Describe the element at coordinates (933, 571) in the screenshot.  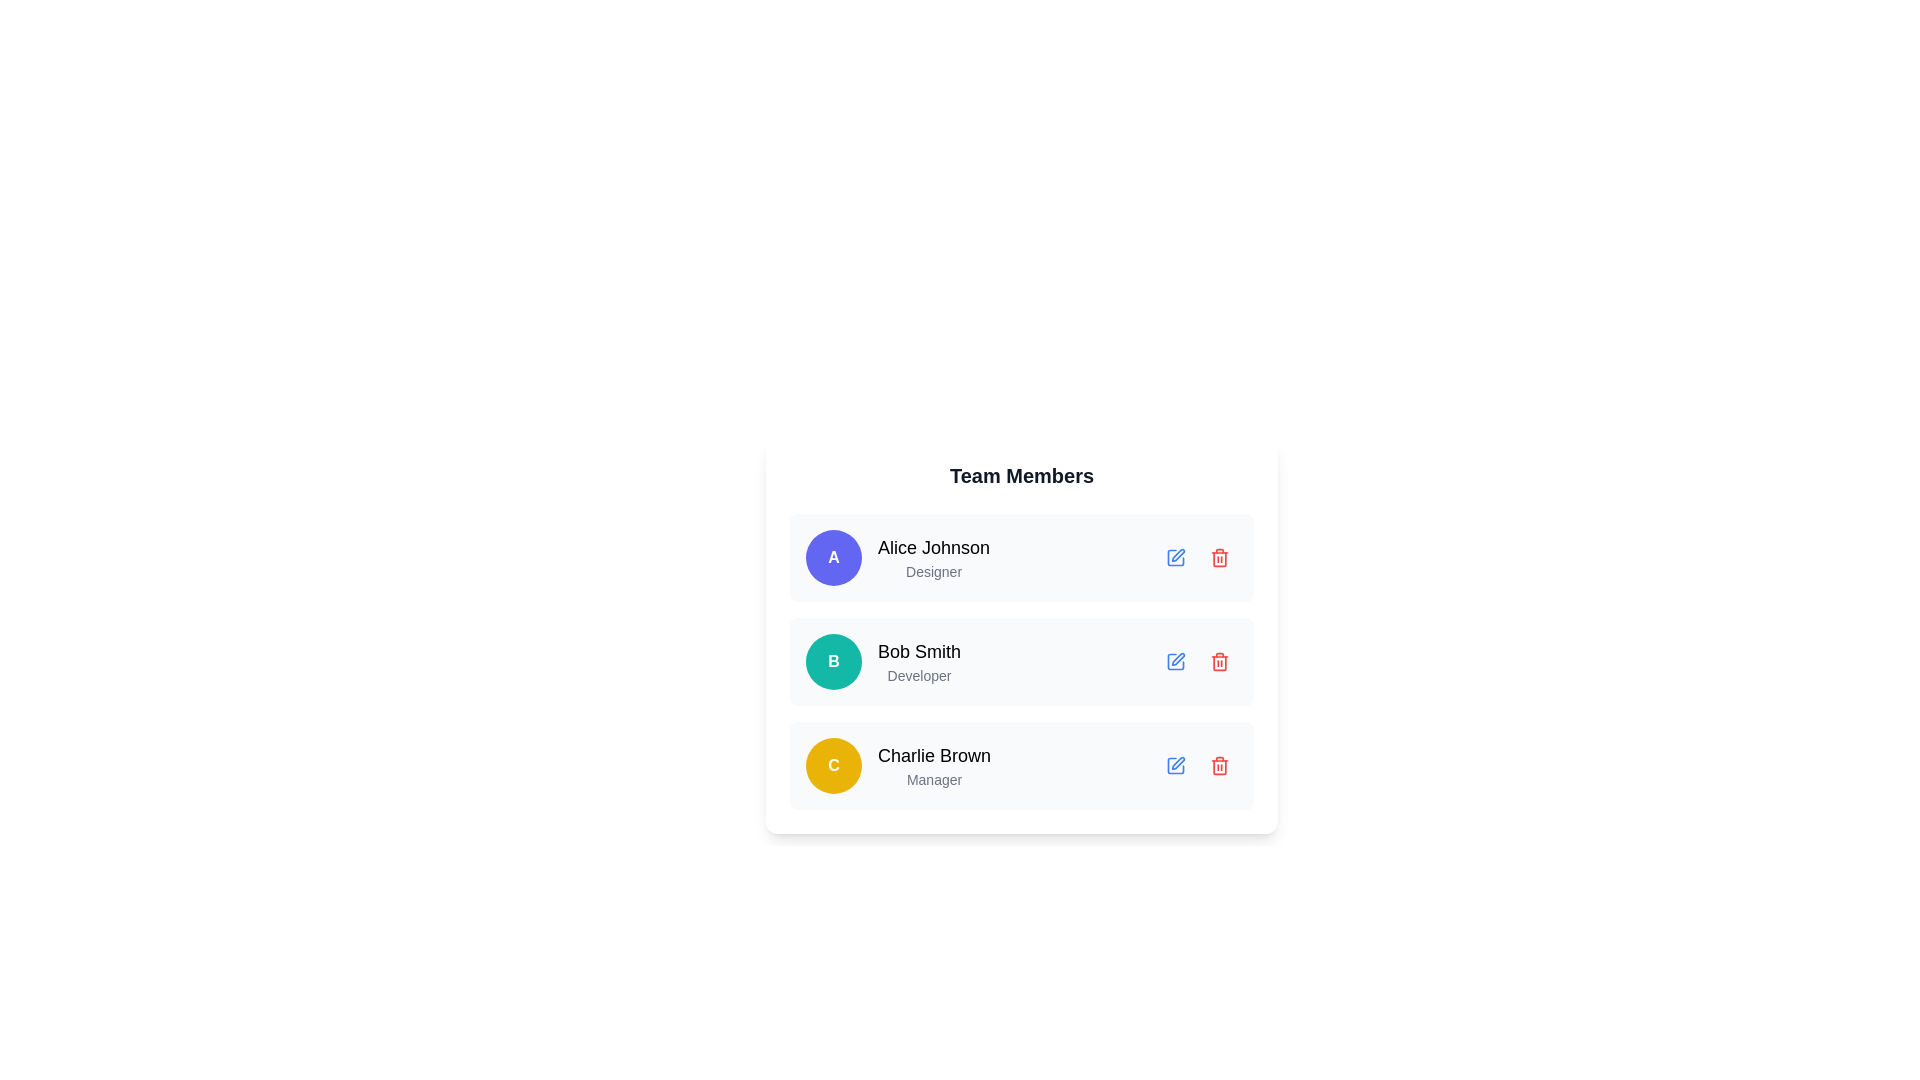
I see `the text label indicating the role or position of the team member, located below 'Alice Johnson' in the team member list` at that location.